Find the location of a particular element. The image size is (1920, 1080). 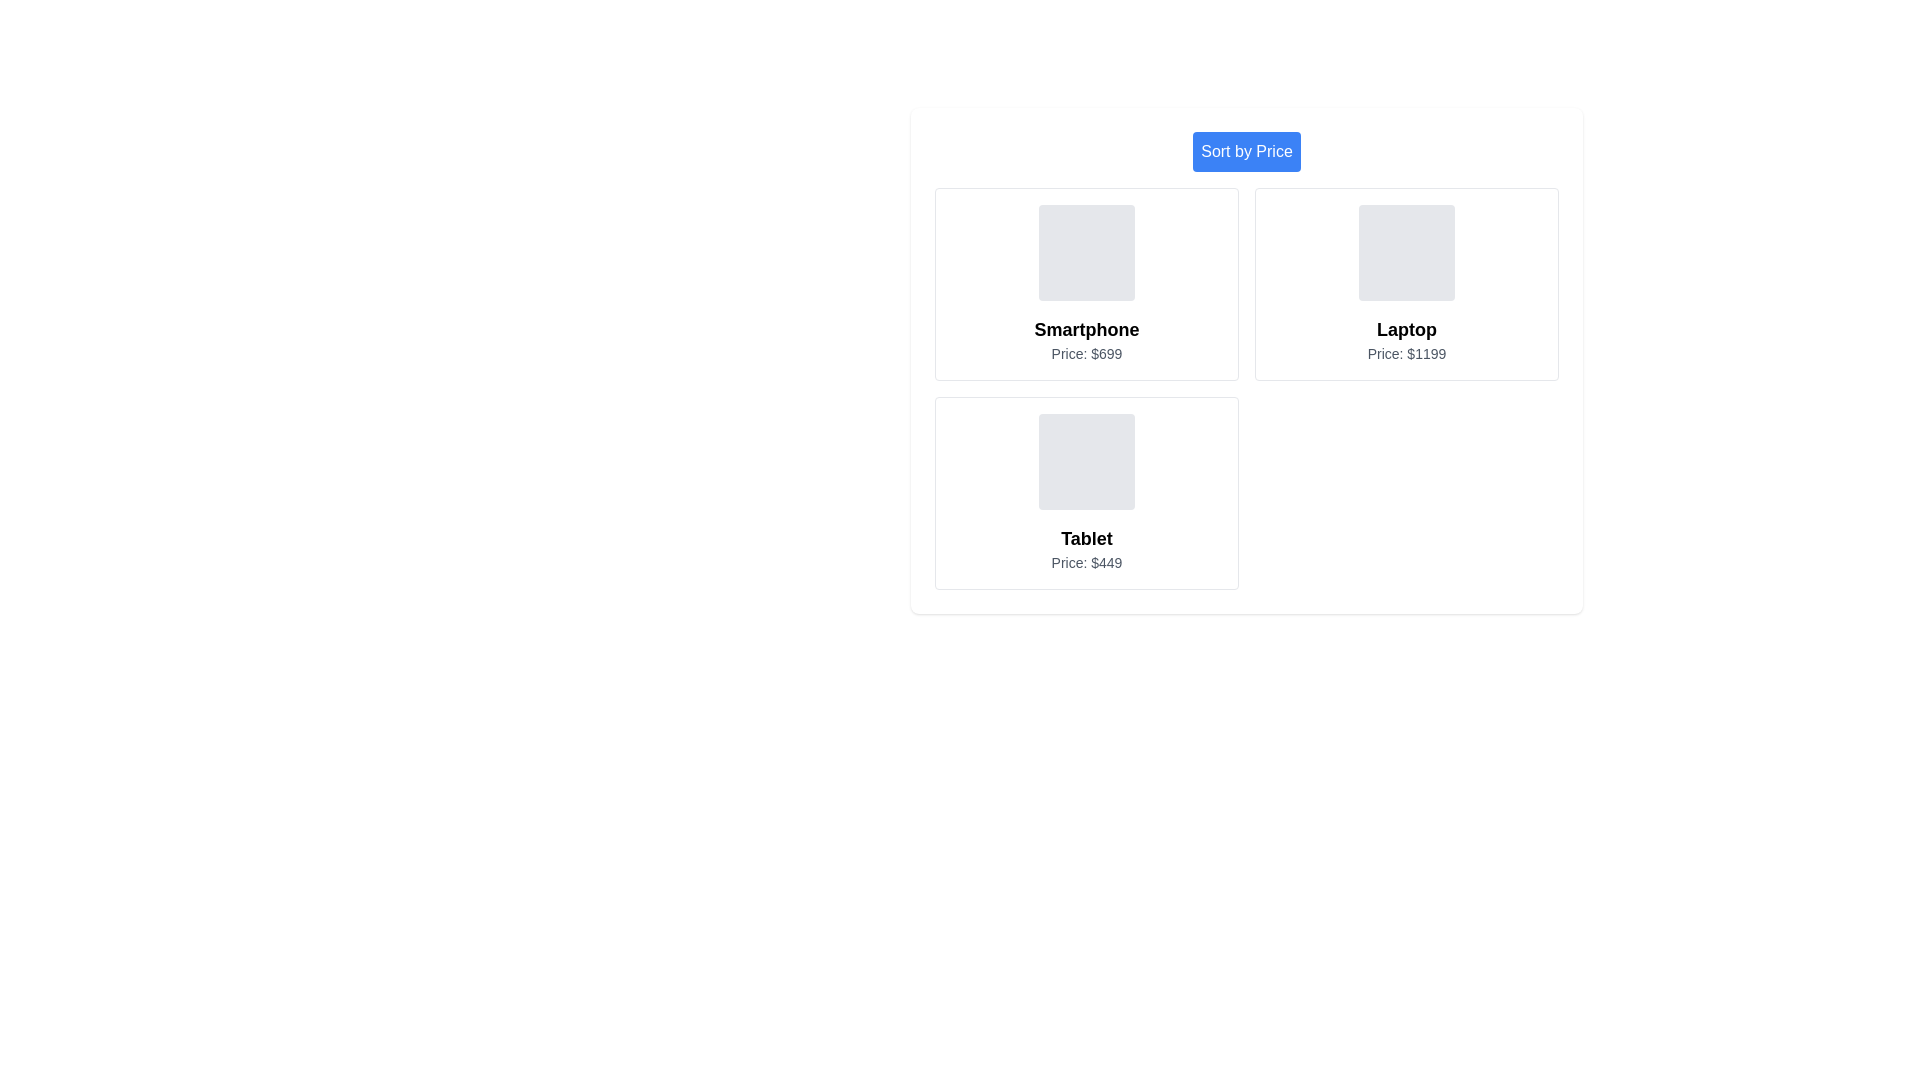

the product card for Tablet is located at coordinates (1085, 493).